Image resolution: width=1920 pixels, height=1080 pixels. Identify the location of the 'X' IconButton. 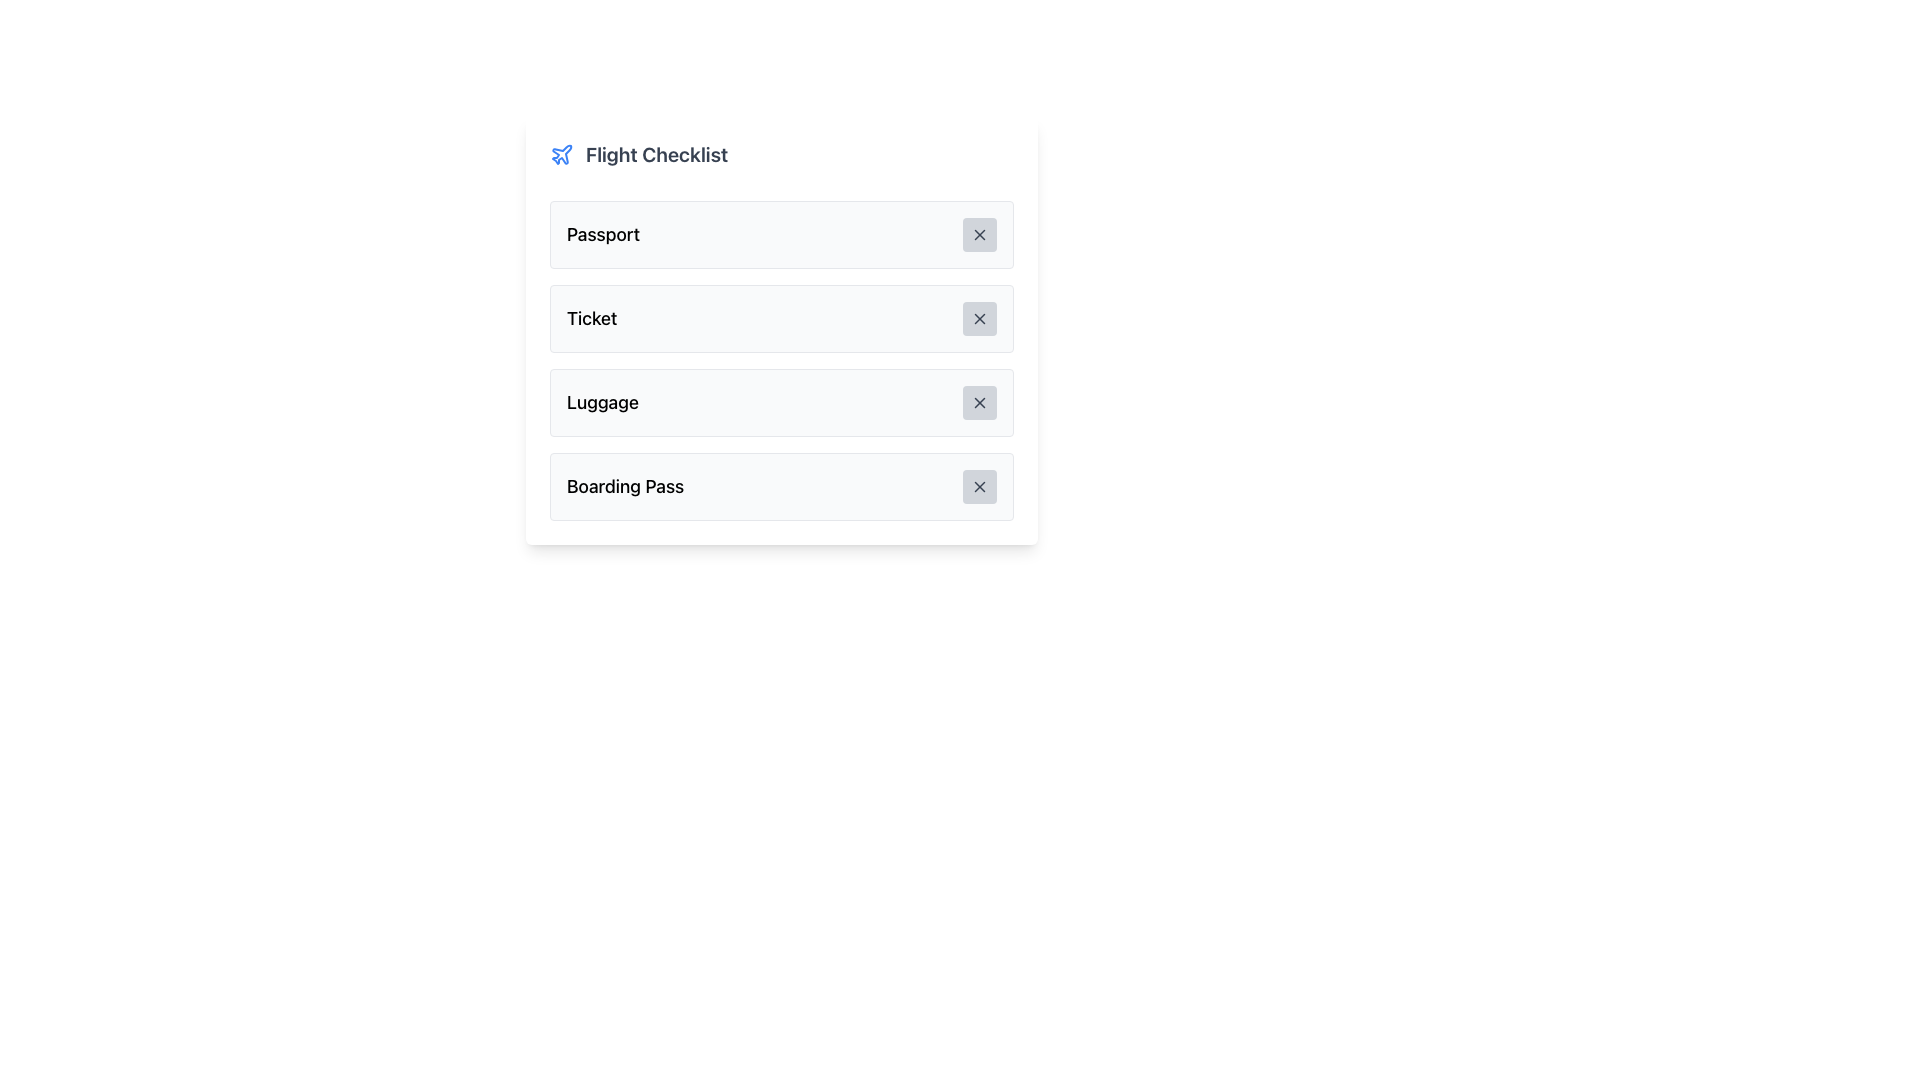
(979, 402).